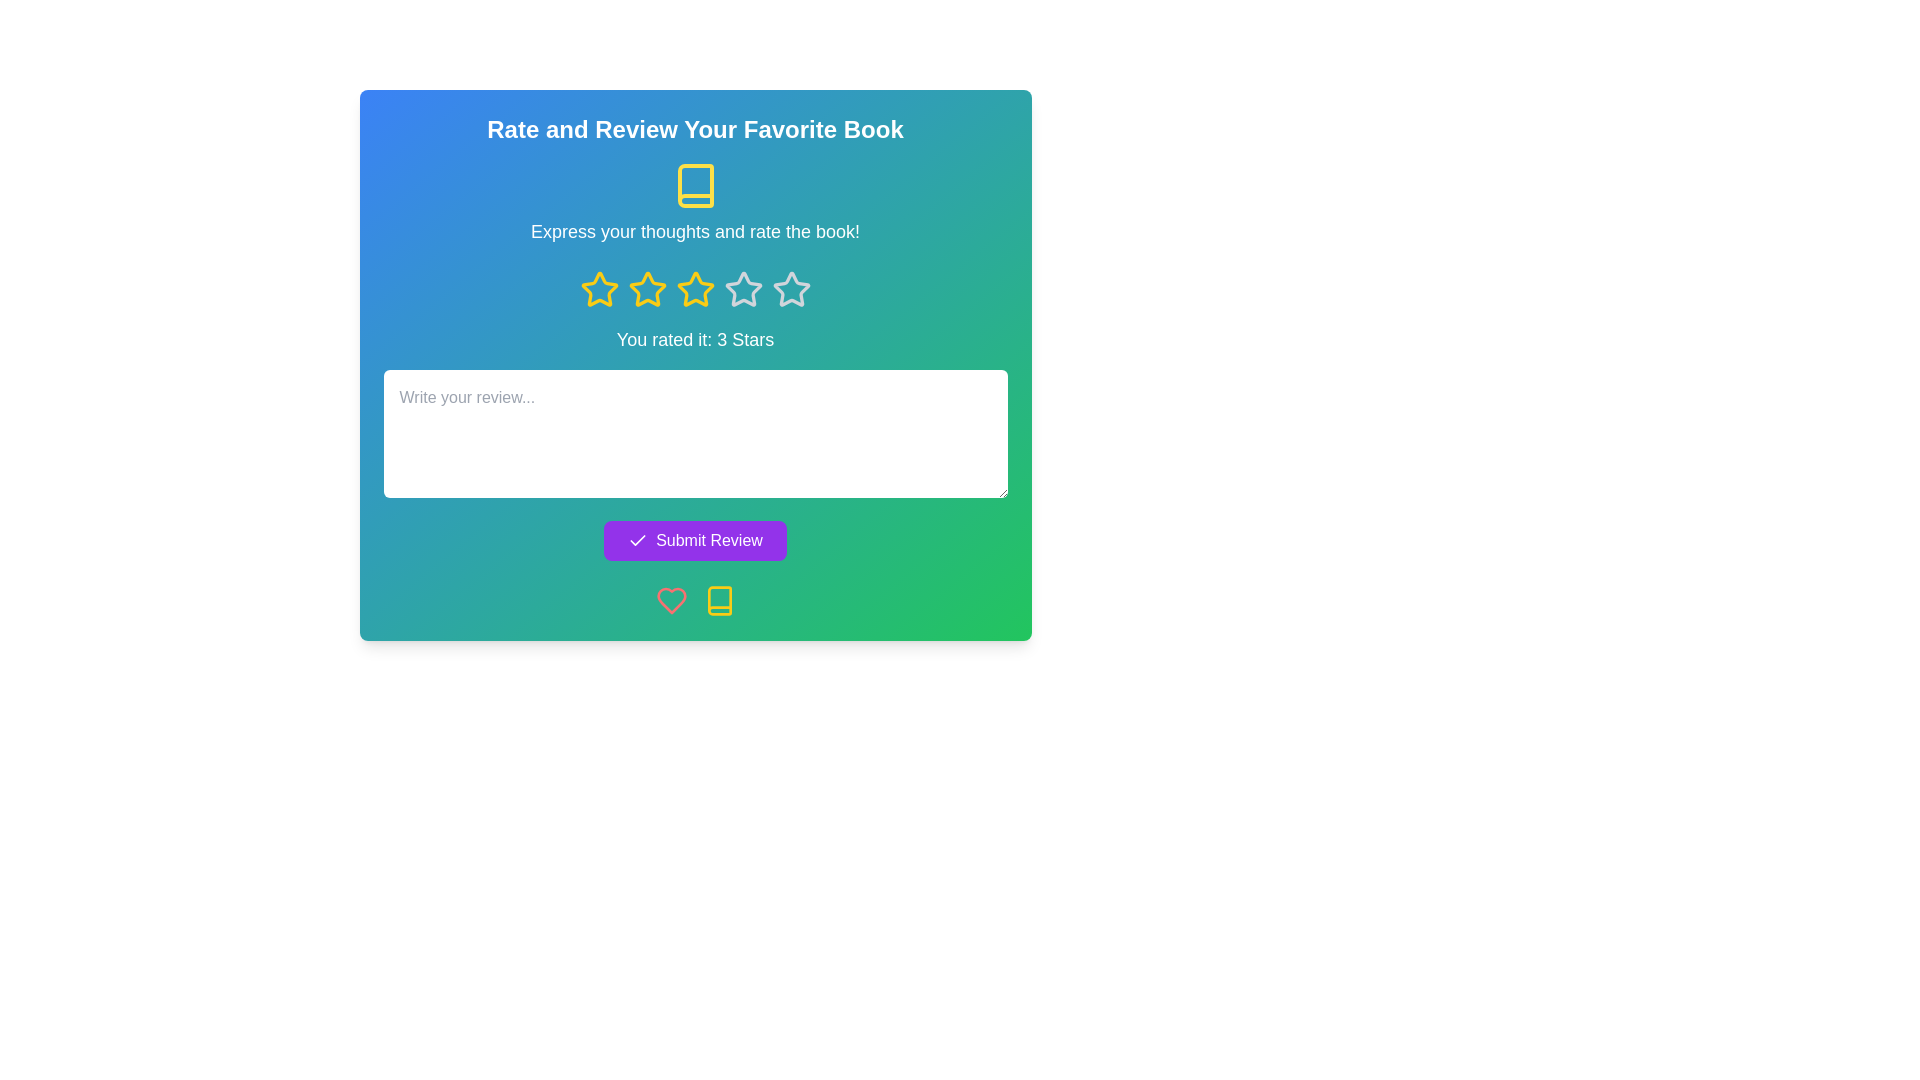 The width and height of the screenshot is (1920, 1080). I want to click on the third star icon in the 5-star rating system, so click(647, 289).